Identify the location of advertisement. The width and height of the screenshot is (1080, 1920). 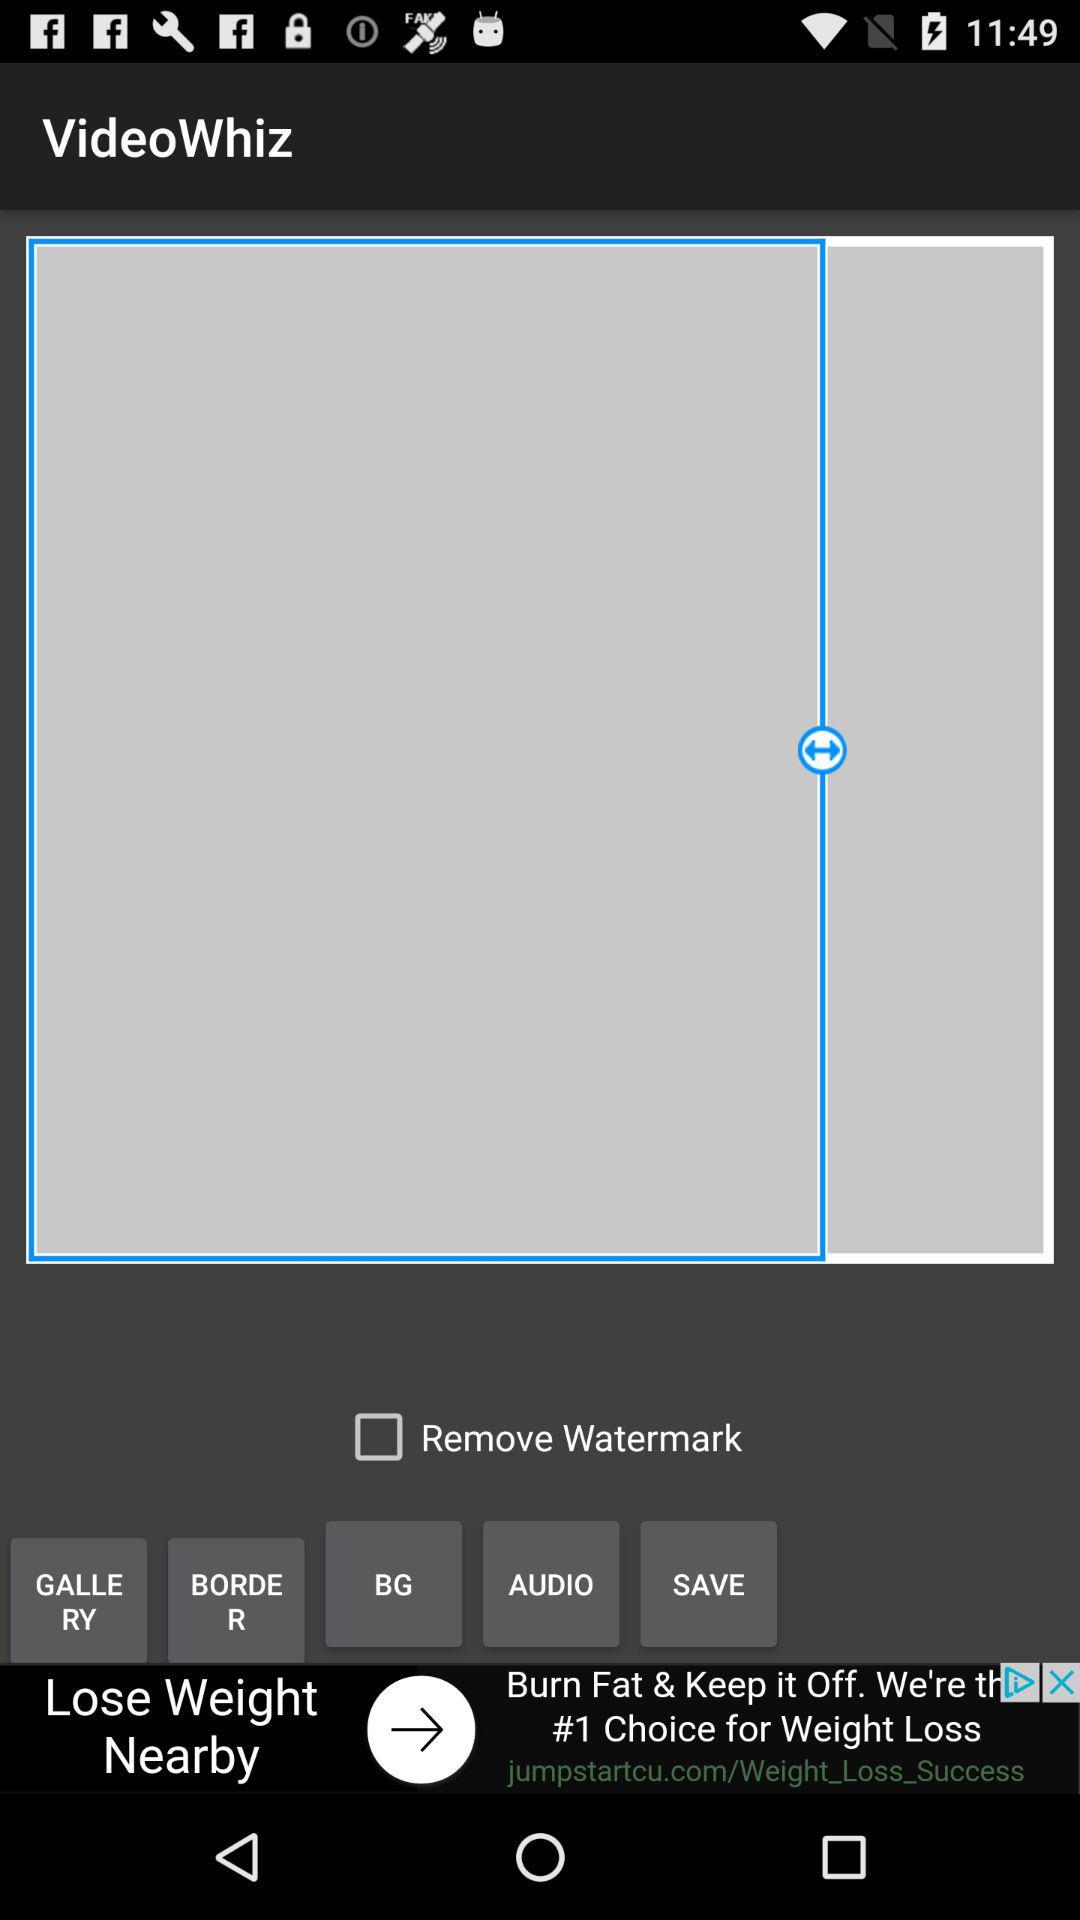
(540, 1727).